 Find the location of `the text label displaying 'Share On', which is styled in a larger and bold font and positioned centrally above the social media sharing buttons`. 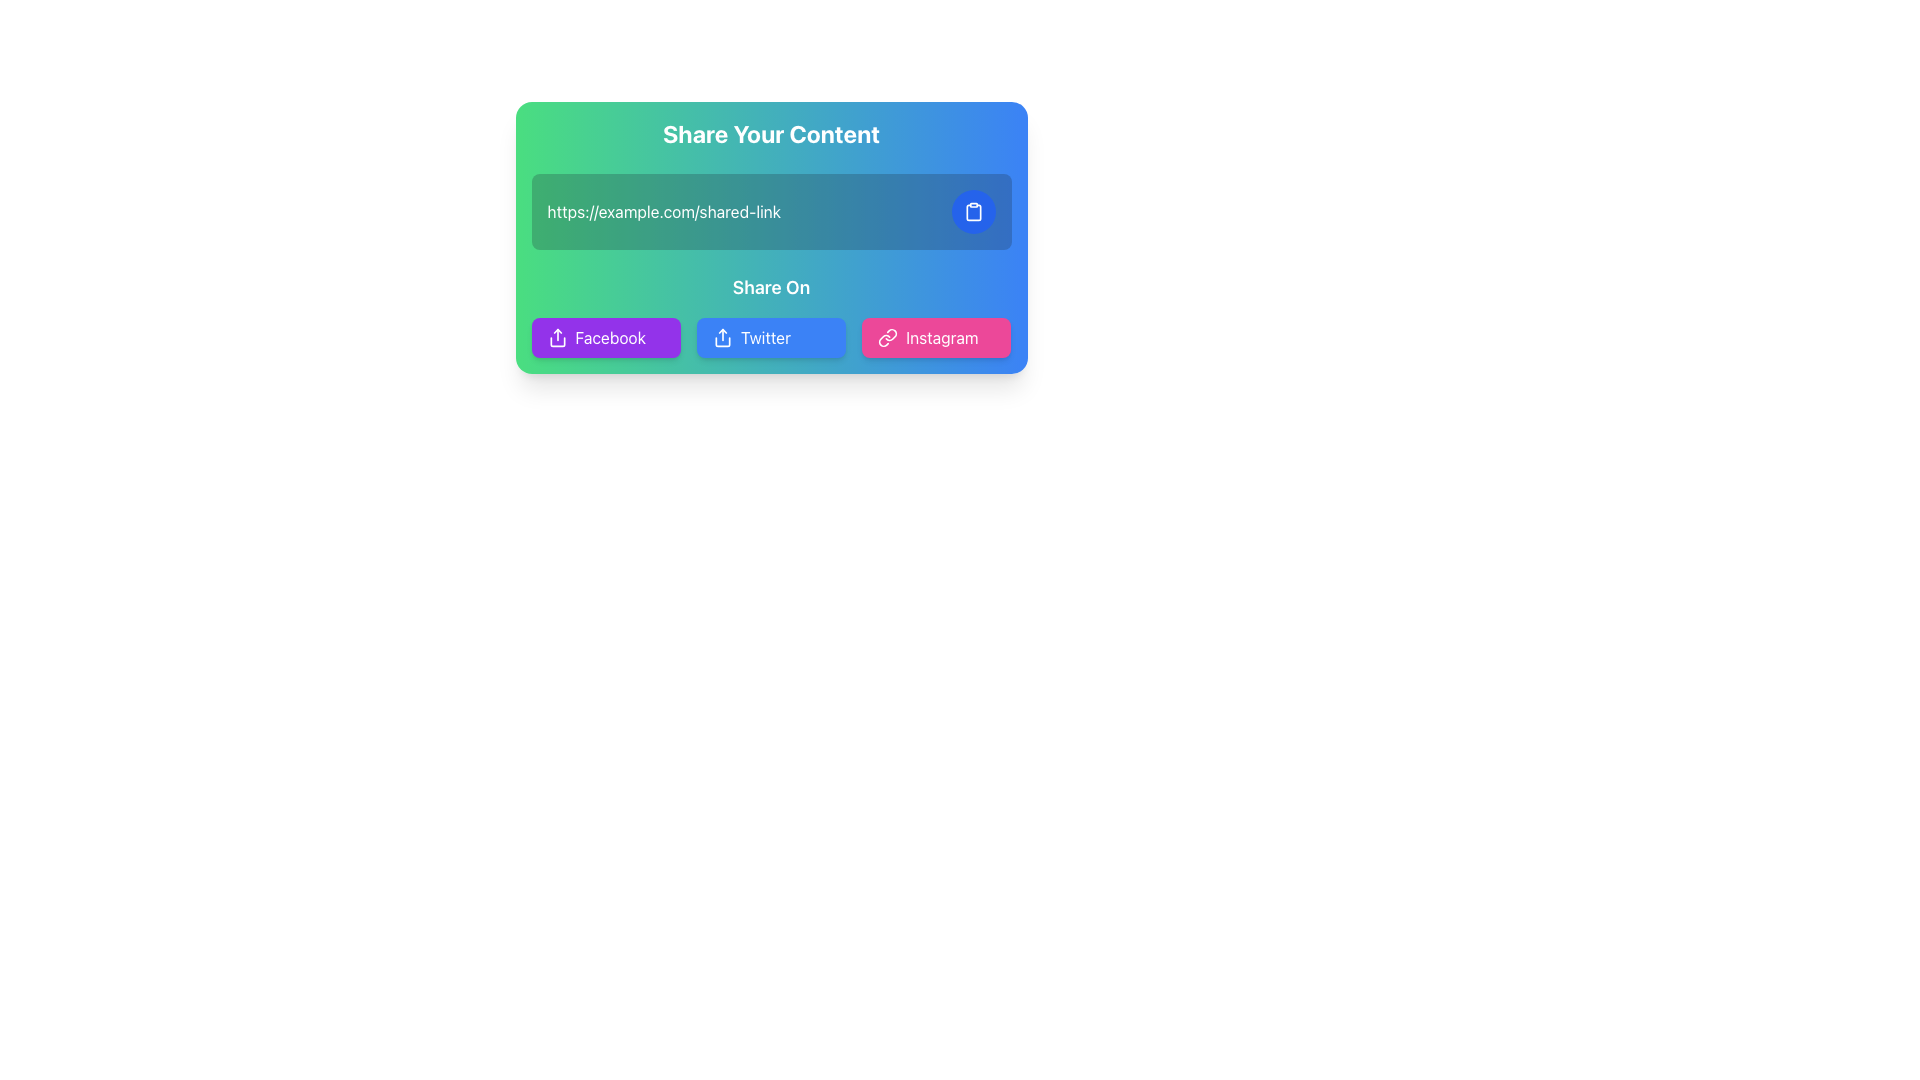

the text label displaying 'Share On', which is styled in a larger and bold font and positioned centrally above the social media sharing buttons is located at coordinates (770, 288).